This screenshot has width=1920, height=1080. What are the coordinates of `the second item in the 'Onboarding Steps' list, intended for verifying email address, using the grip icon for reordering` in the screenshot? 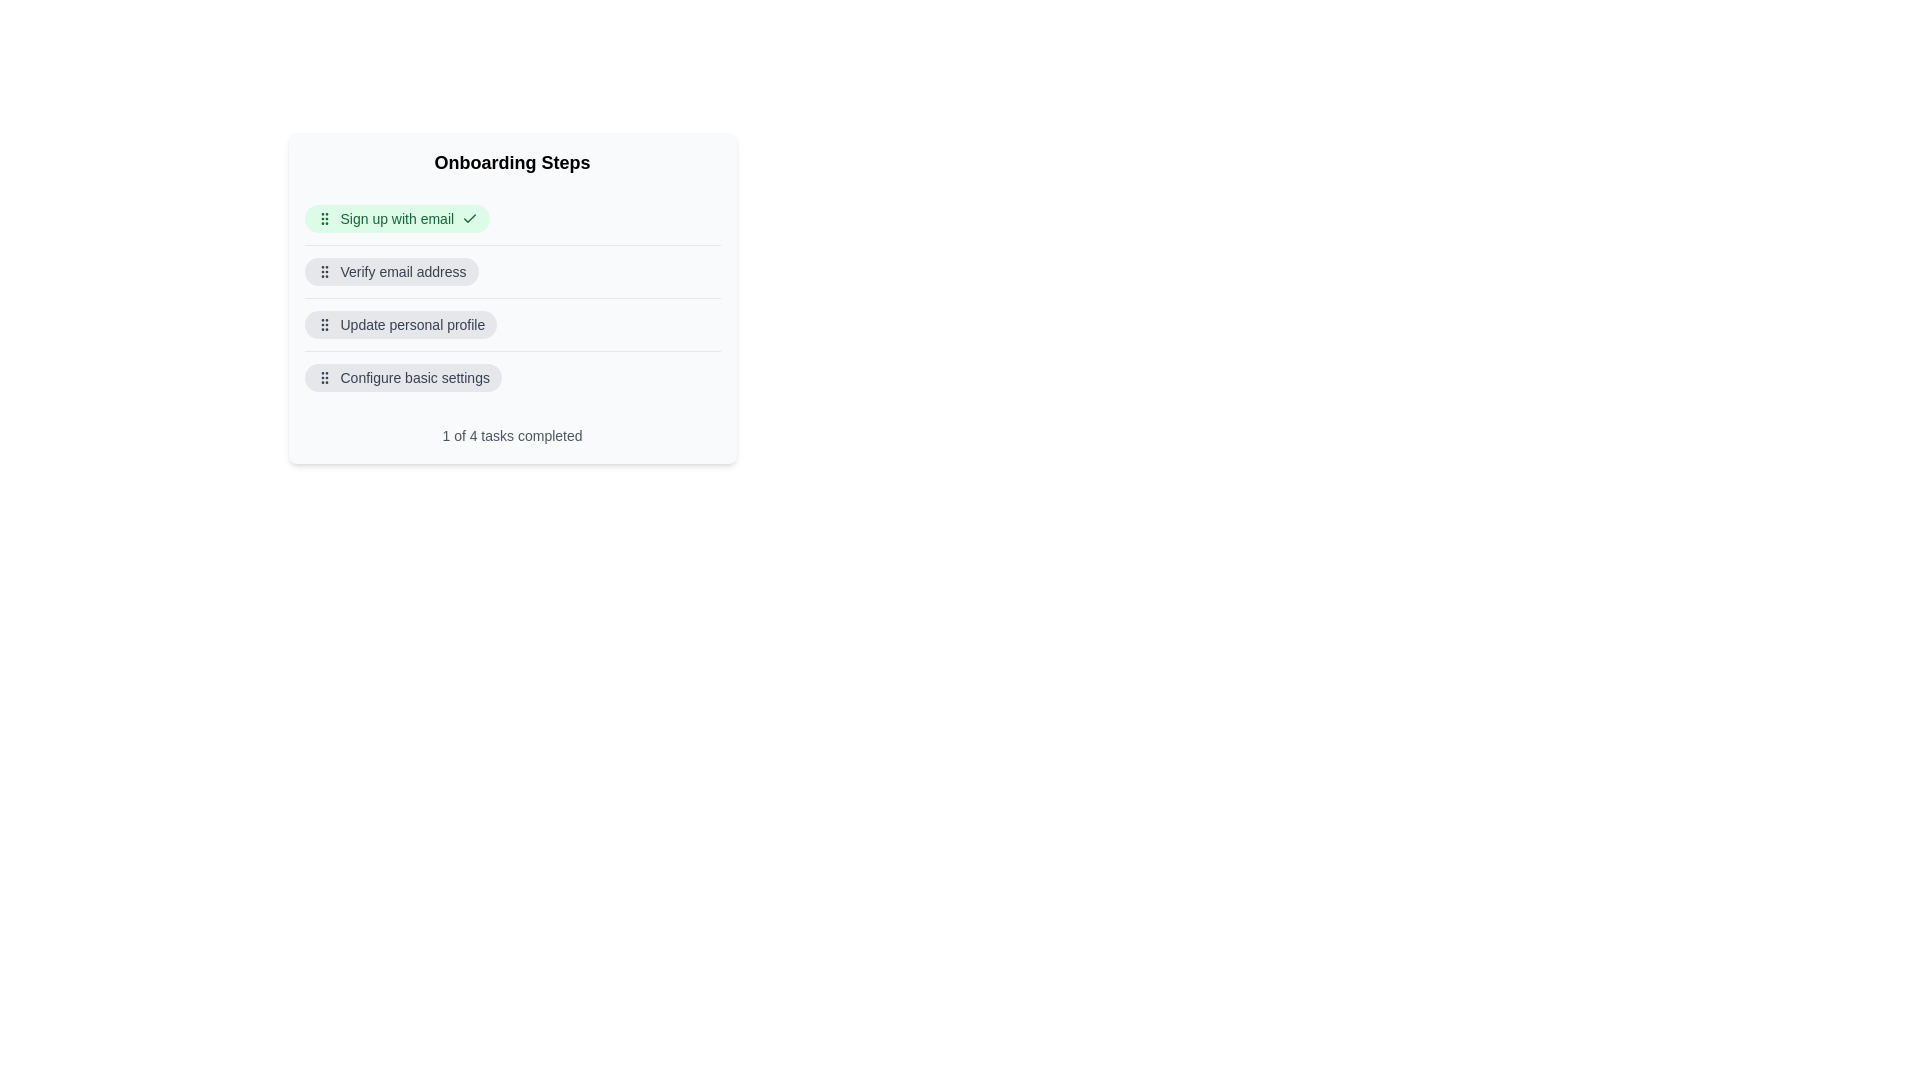 It's located at (391, 272).